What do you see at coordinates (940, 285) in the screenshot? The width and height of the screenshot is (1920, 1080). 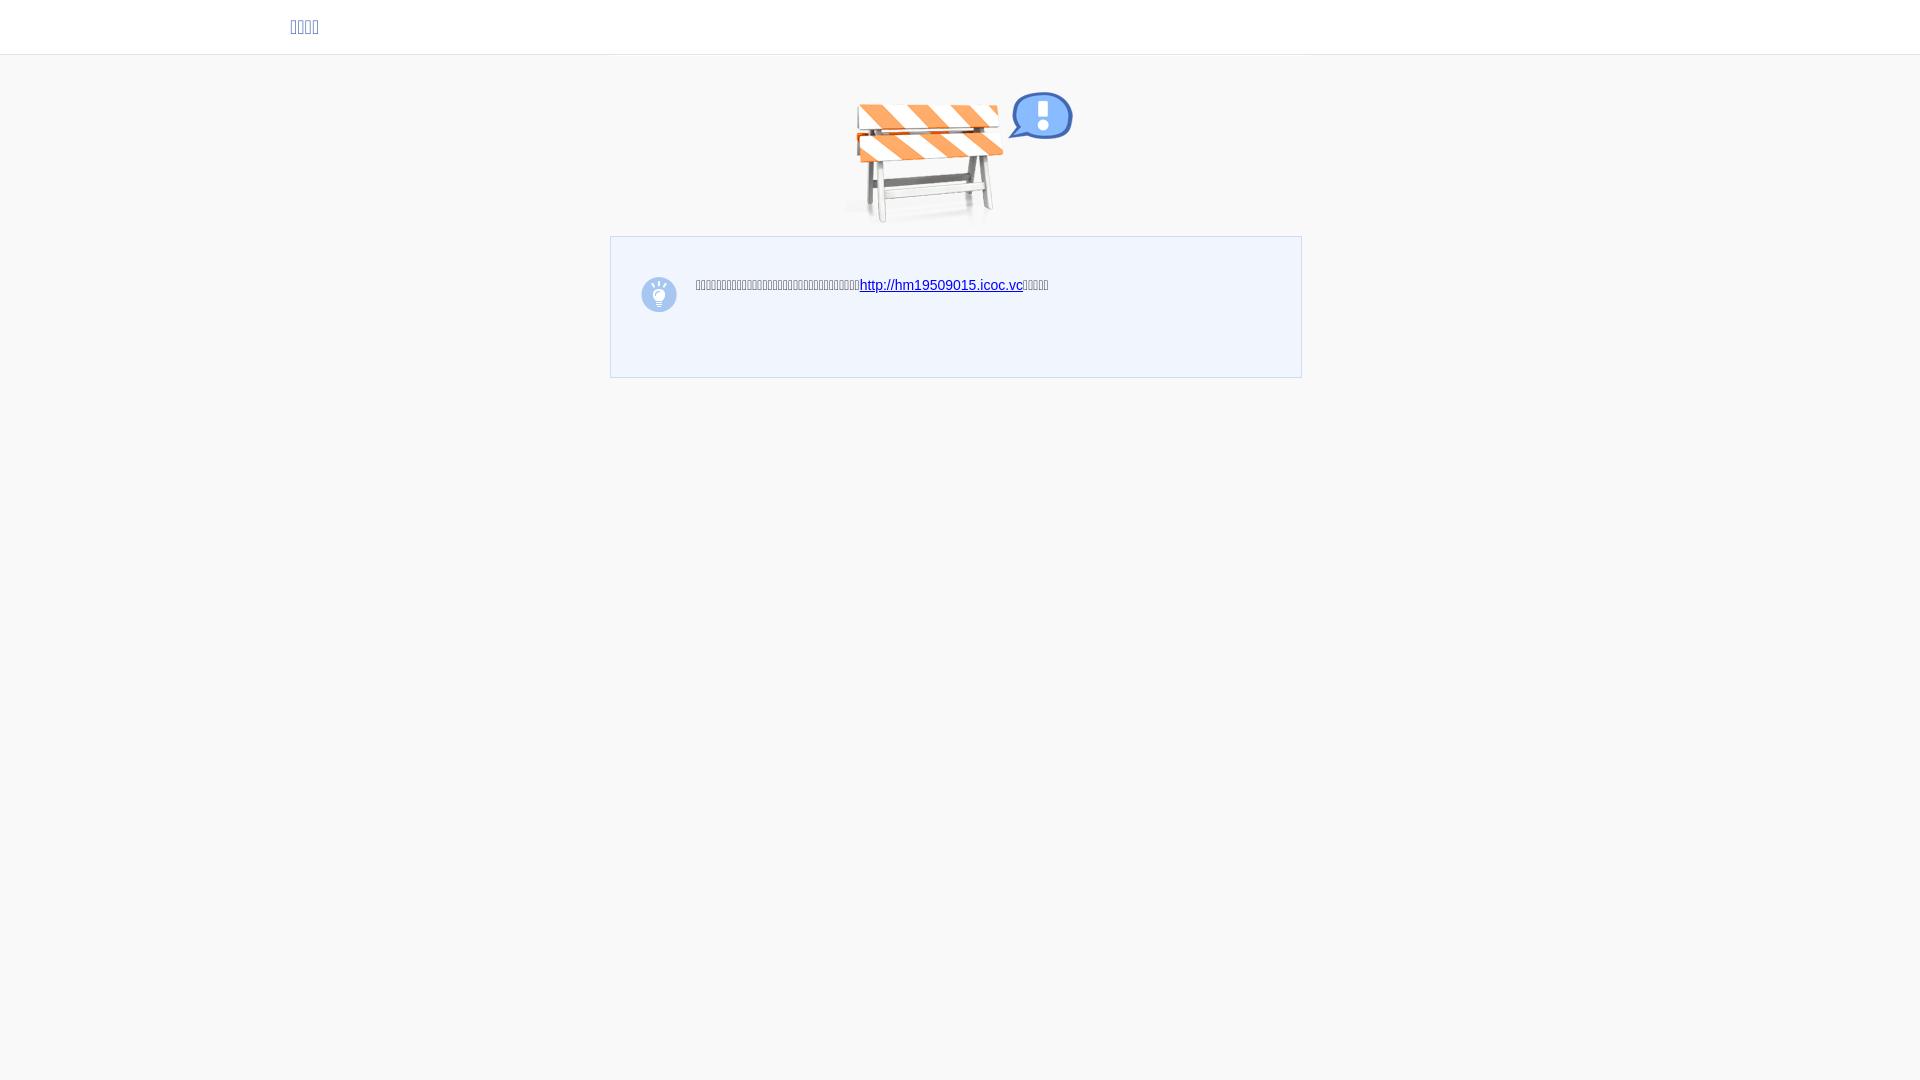 I see `'http://hm19509015.icoc.vc'` at bounding box center [940, 285].